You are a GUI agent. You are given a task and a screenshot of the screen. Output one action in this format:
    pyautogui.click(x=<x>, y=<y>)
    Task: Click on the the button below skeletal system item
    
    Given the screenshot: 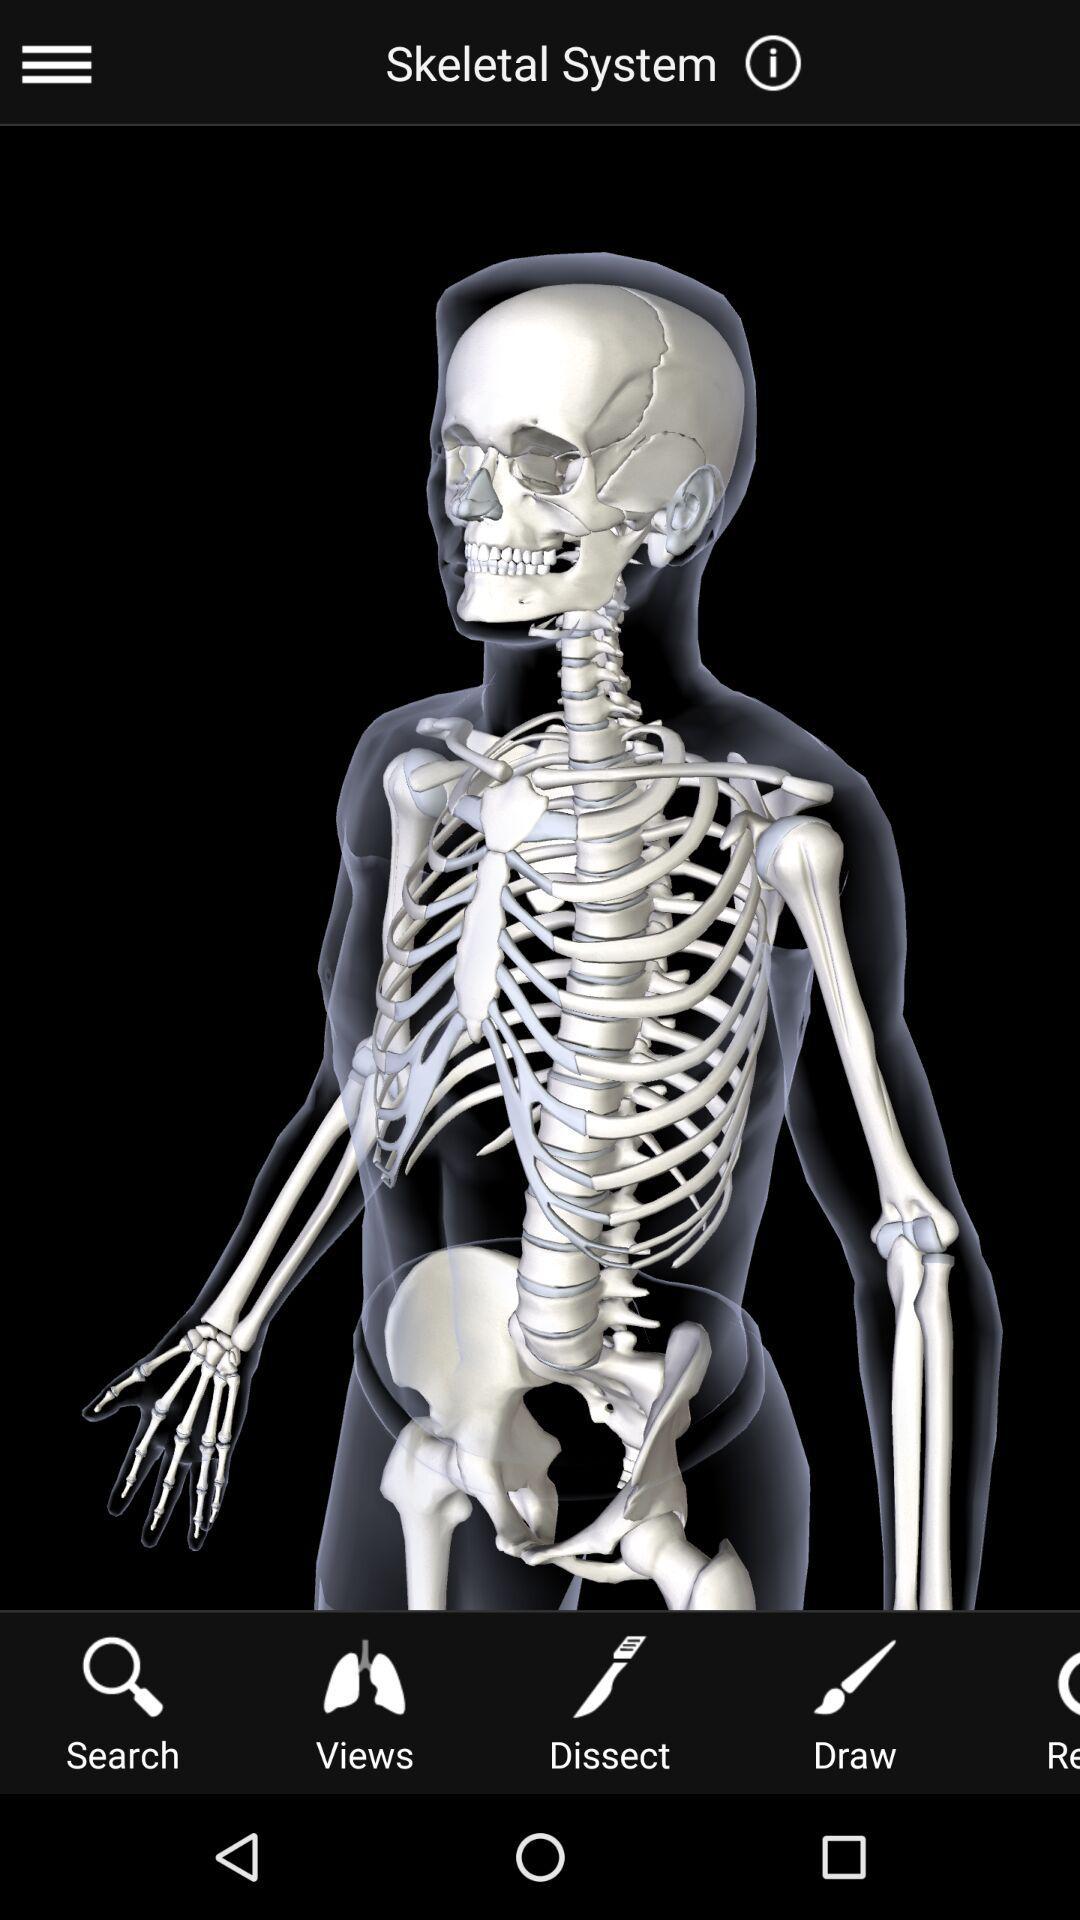 What is the action you would take?
    pyautogui.click(x=608, y=1700)
    